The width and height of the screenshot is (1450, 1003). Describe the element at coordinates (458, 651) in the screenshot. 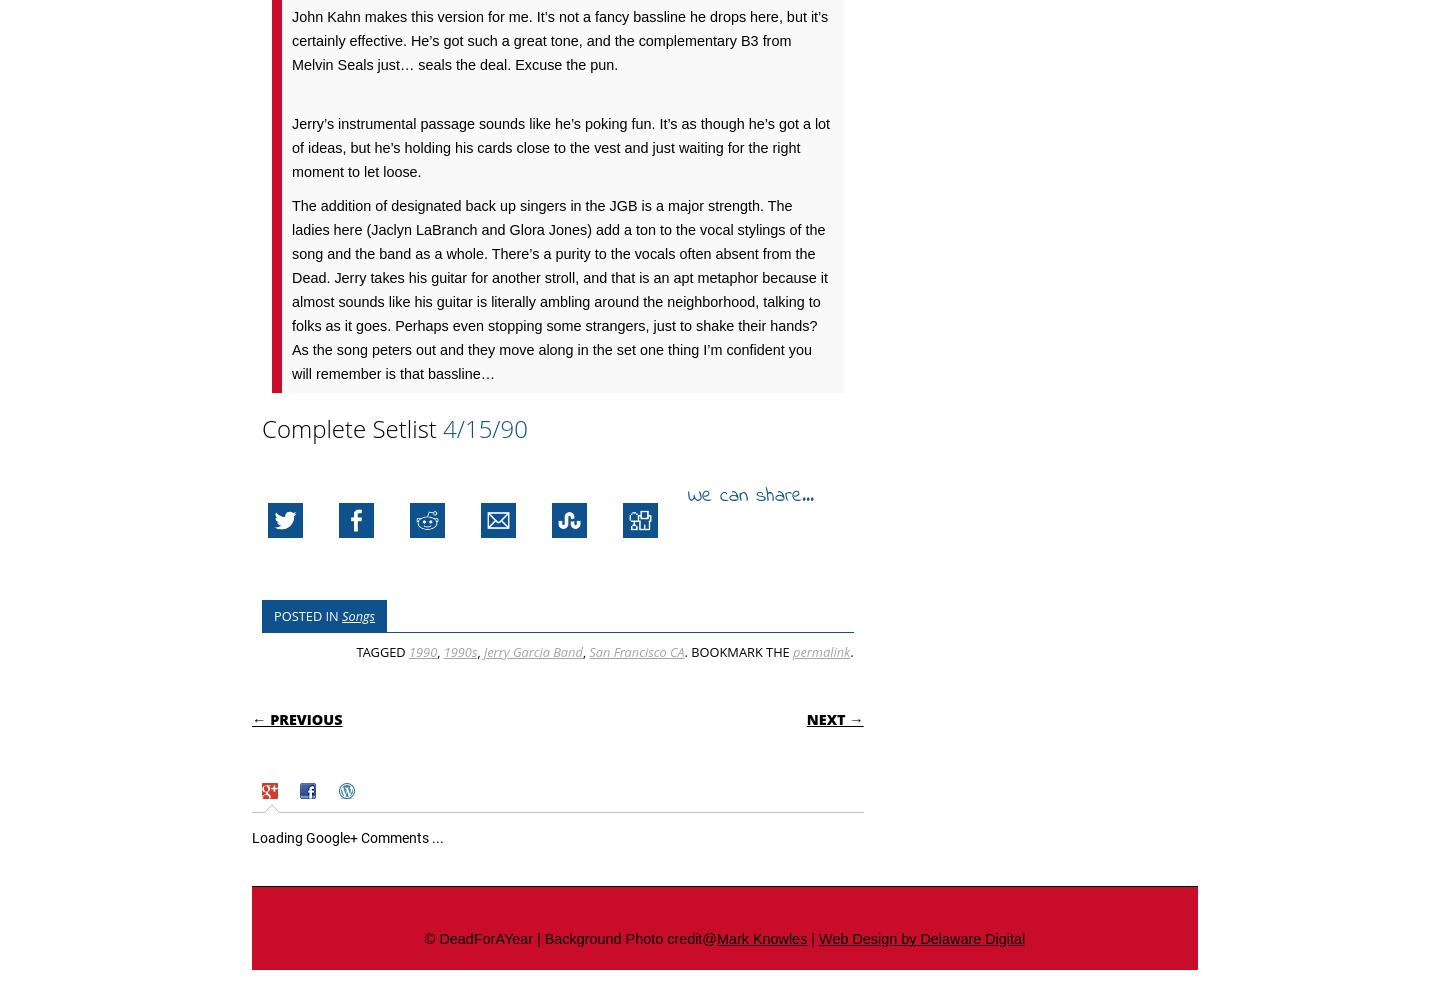

I see `'1990s'` at that location.